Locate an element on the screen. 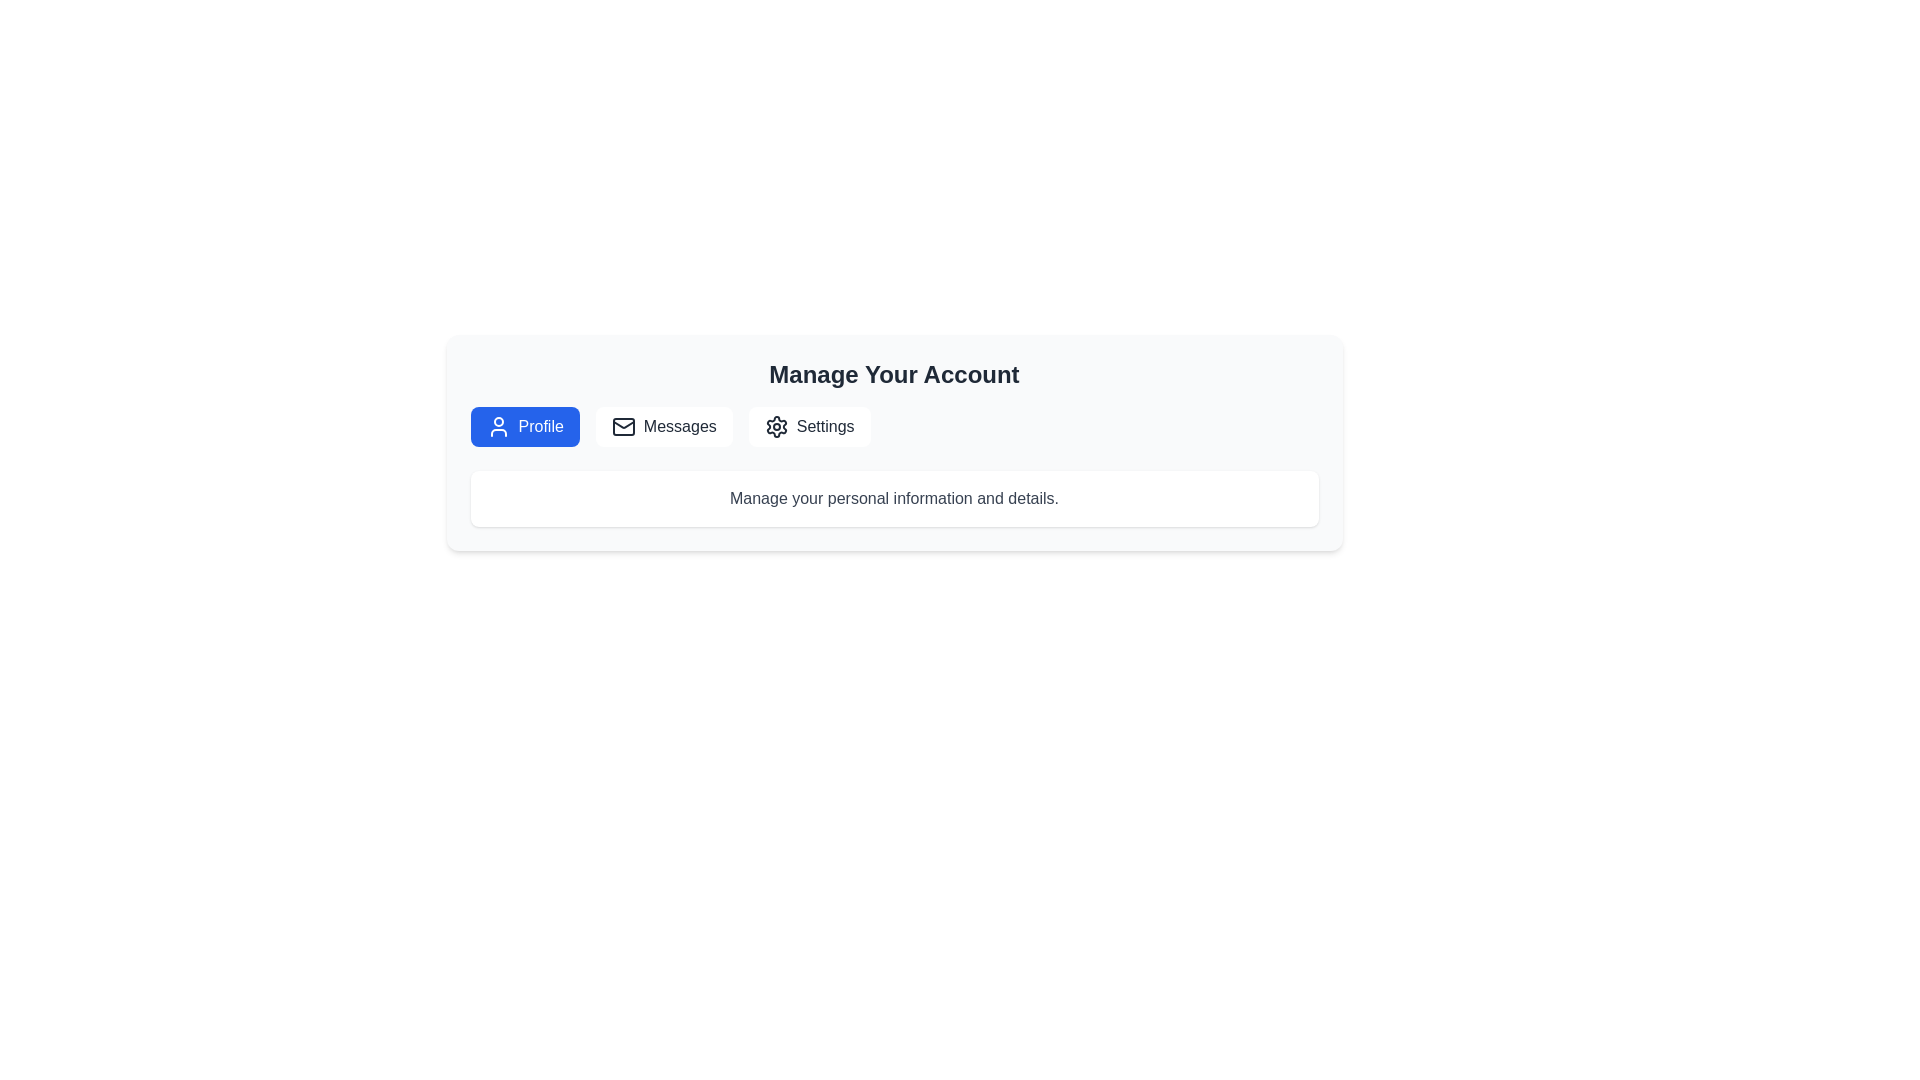 The height and width of the screenshot is (1080, 1920). the Informative Text Block located below the navigation buttons, providing guidance on managing personal account details is located at coordinates (893, 497).